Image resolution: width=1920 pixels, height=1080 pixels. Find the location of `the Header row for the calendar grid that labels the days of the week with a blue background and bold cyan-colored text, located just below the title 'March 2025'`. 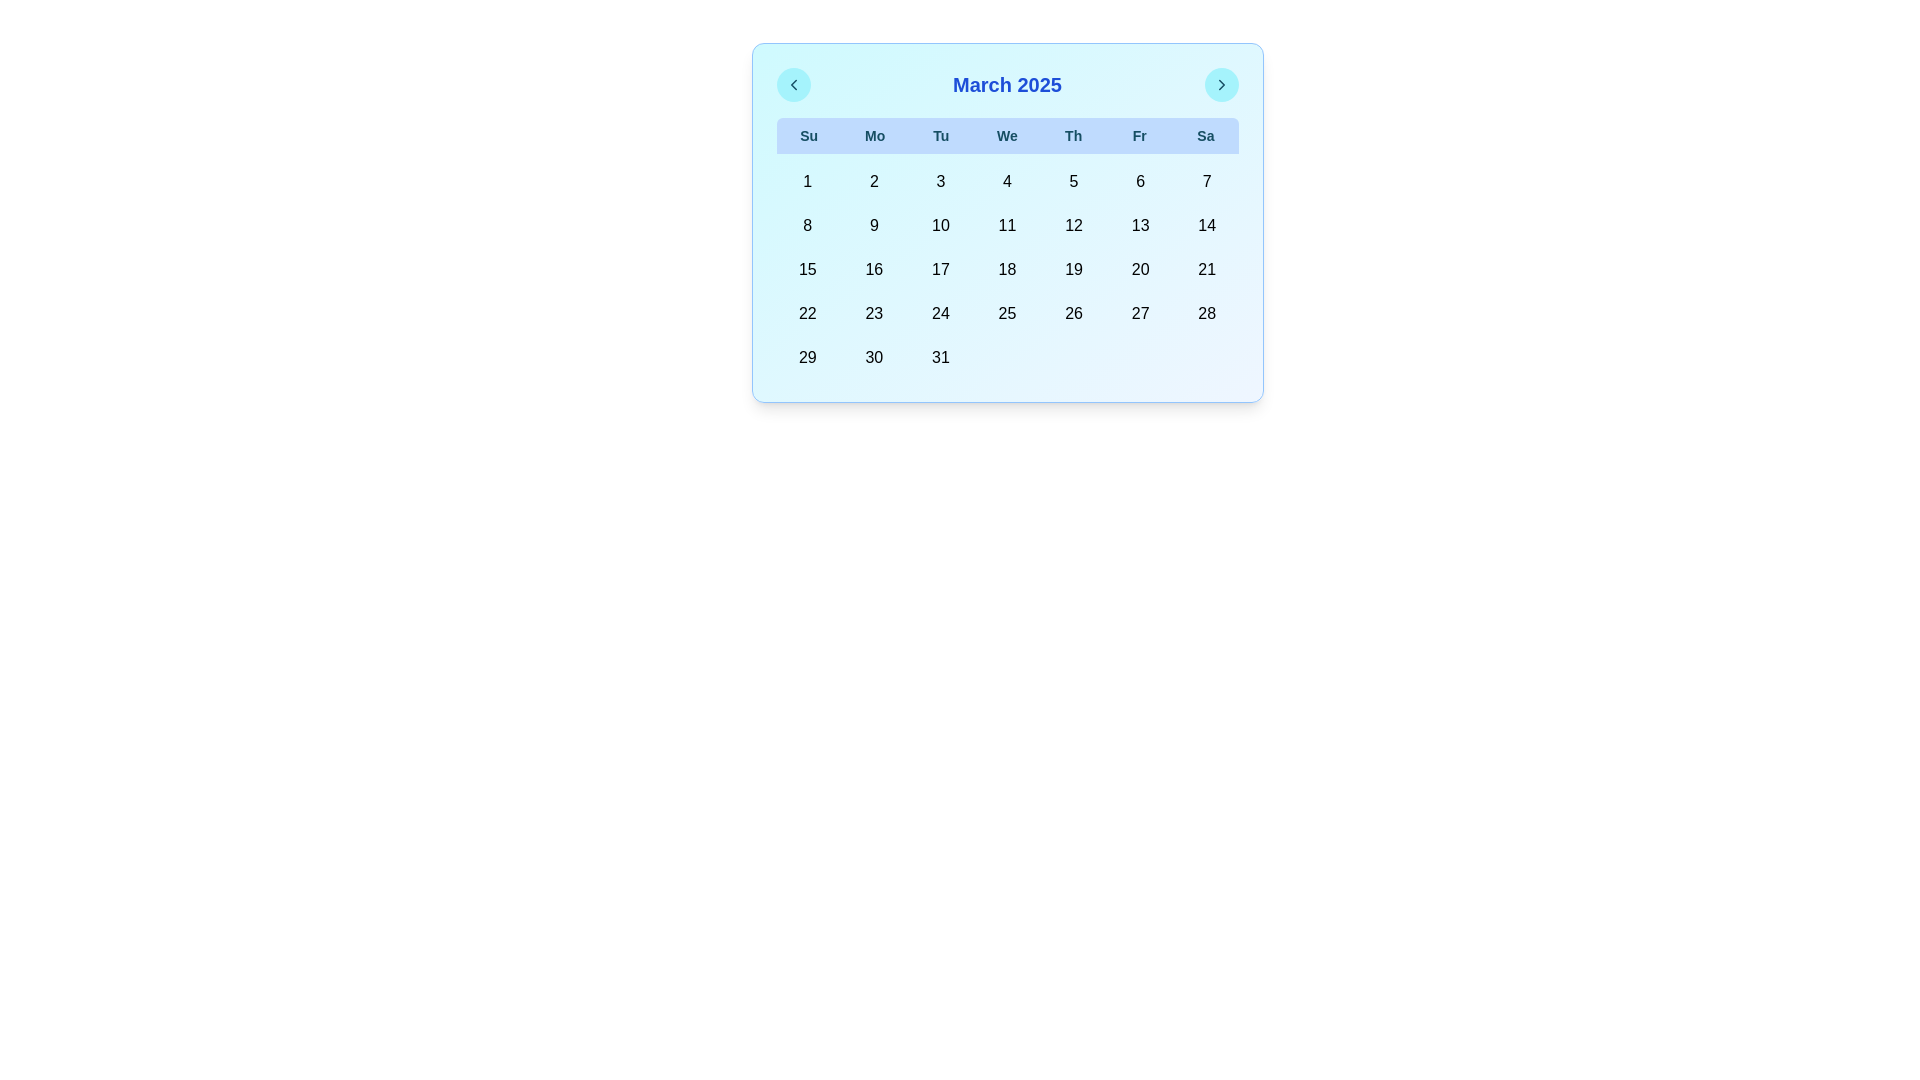

the Header row for the calendar grid that labels the days of the week with a blue background and bold cyan-colored text, located just below the title 'March 2025' is located at coordinates (1007, 135).